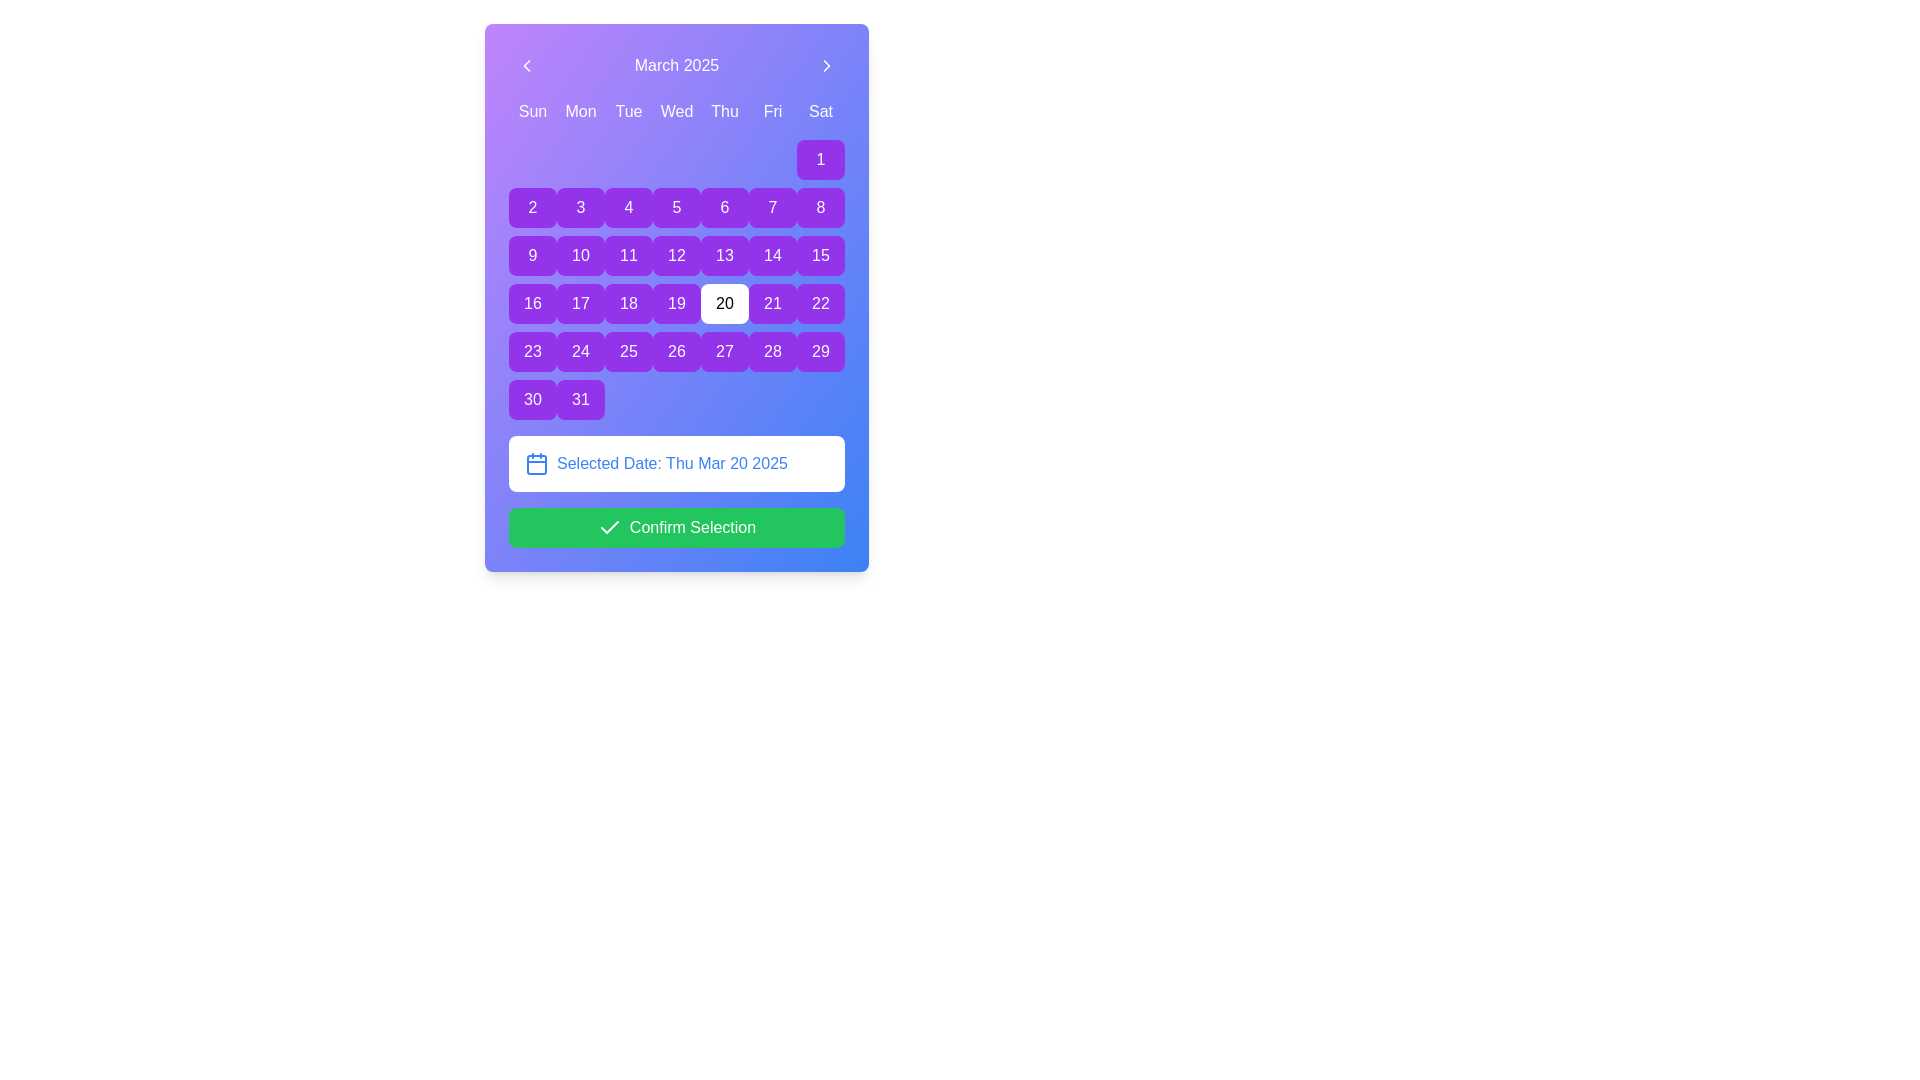  I want to click on the button for the date '3' in the calendar interface, so click(579, 208).